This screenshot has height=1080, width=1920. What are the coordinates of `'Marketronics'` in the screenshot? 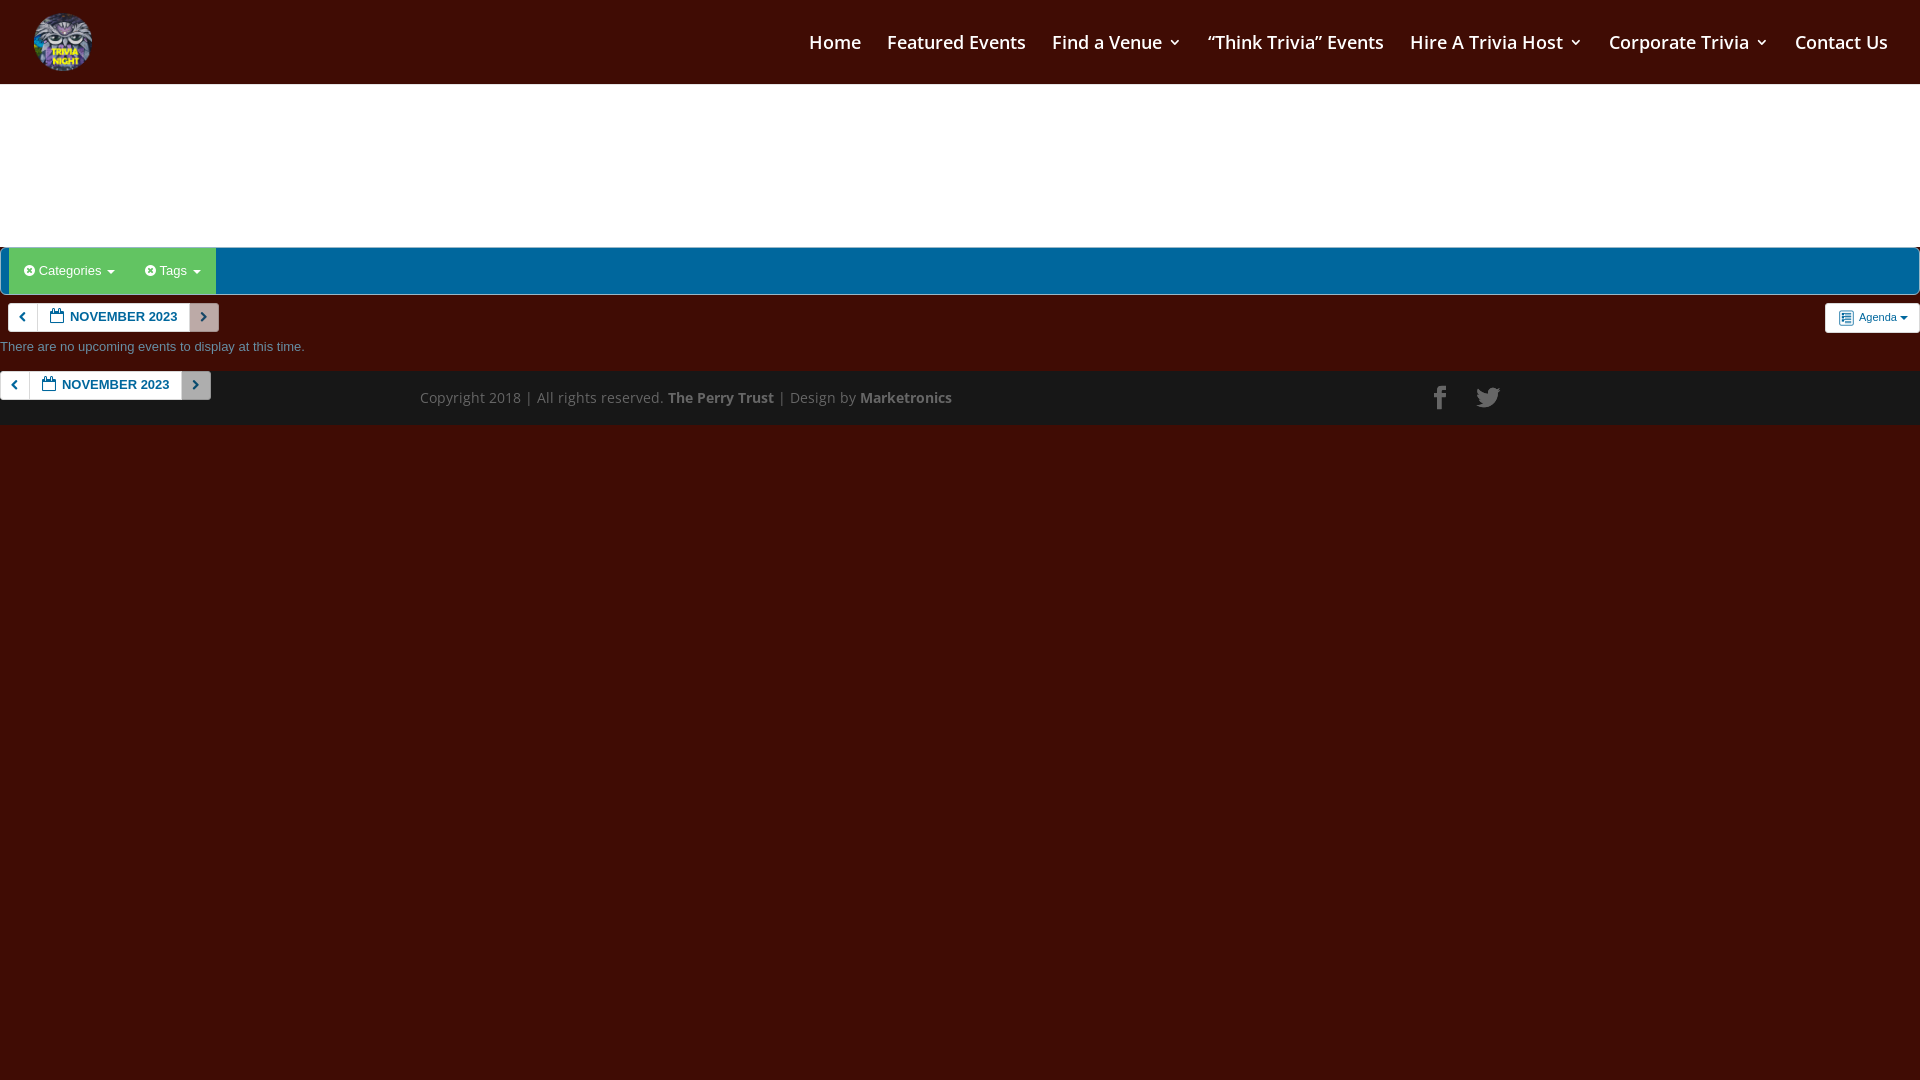 It's located at (905, 397).